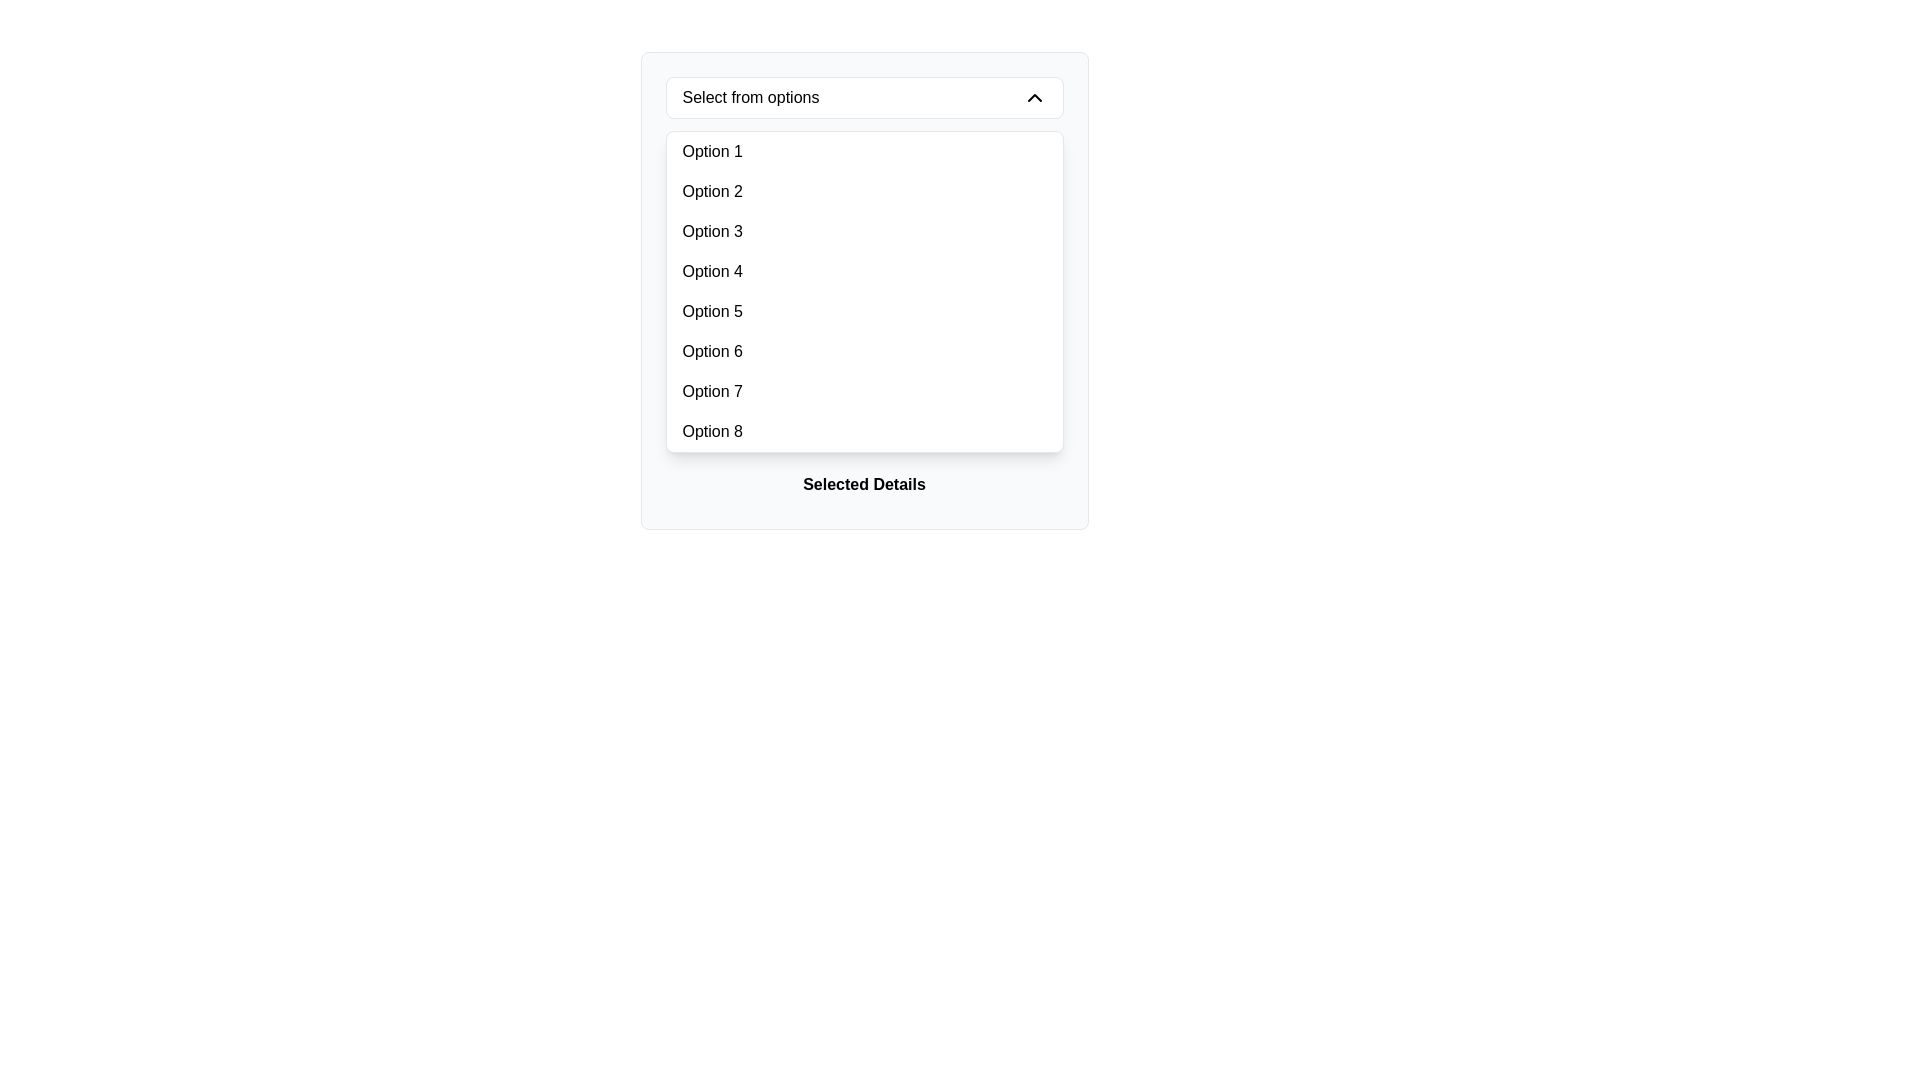  I want to click on the fourth item in the dropdown menu, so click(864, 272).